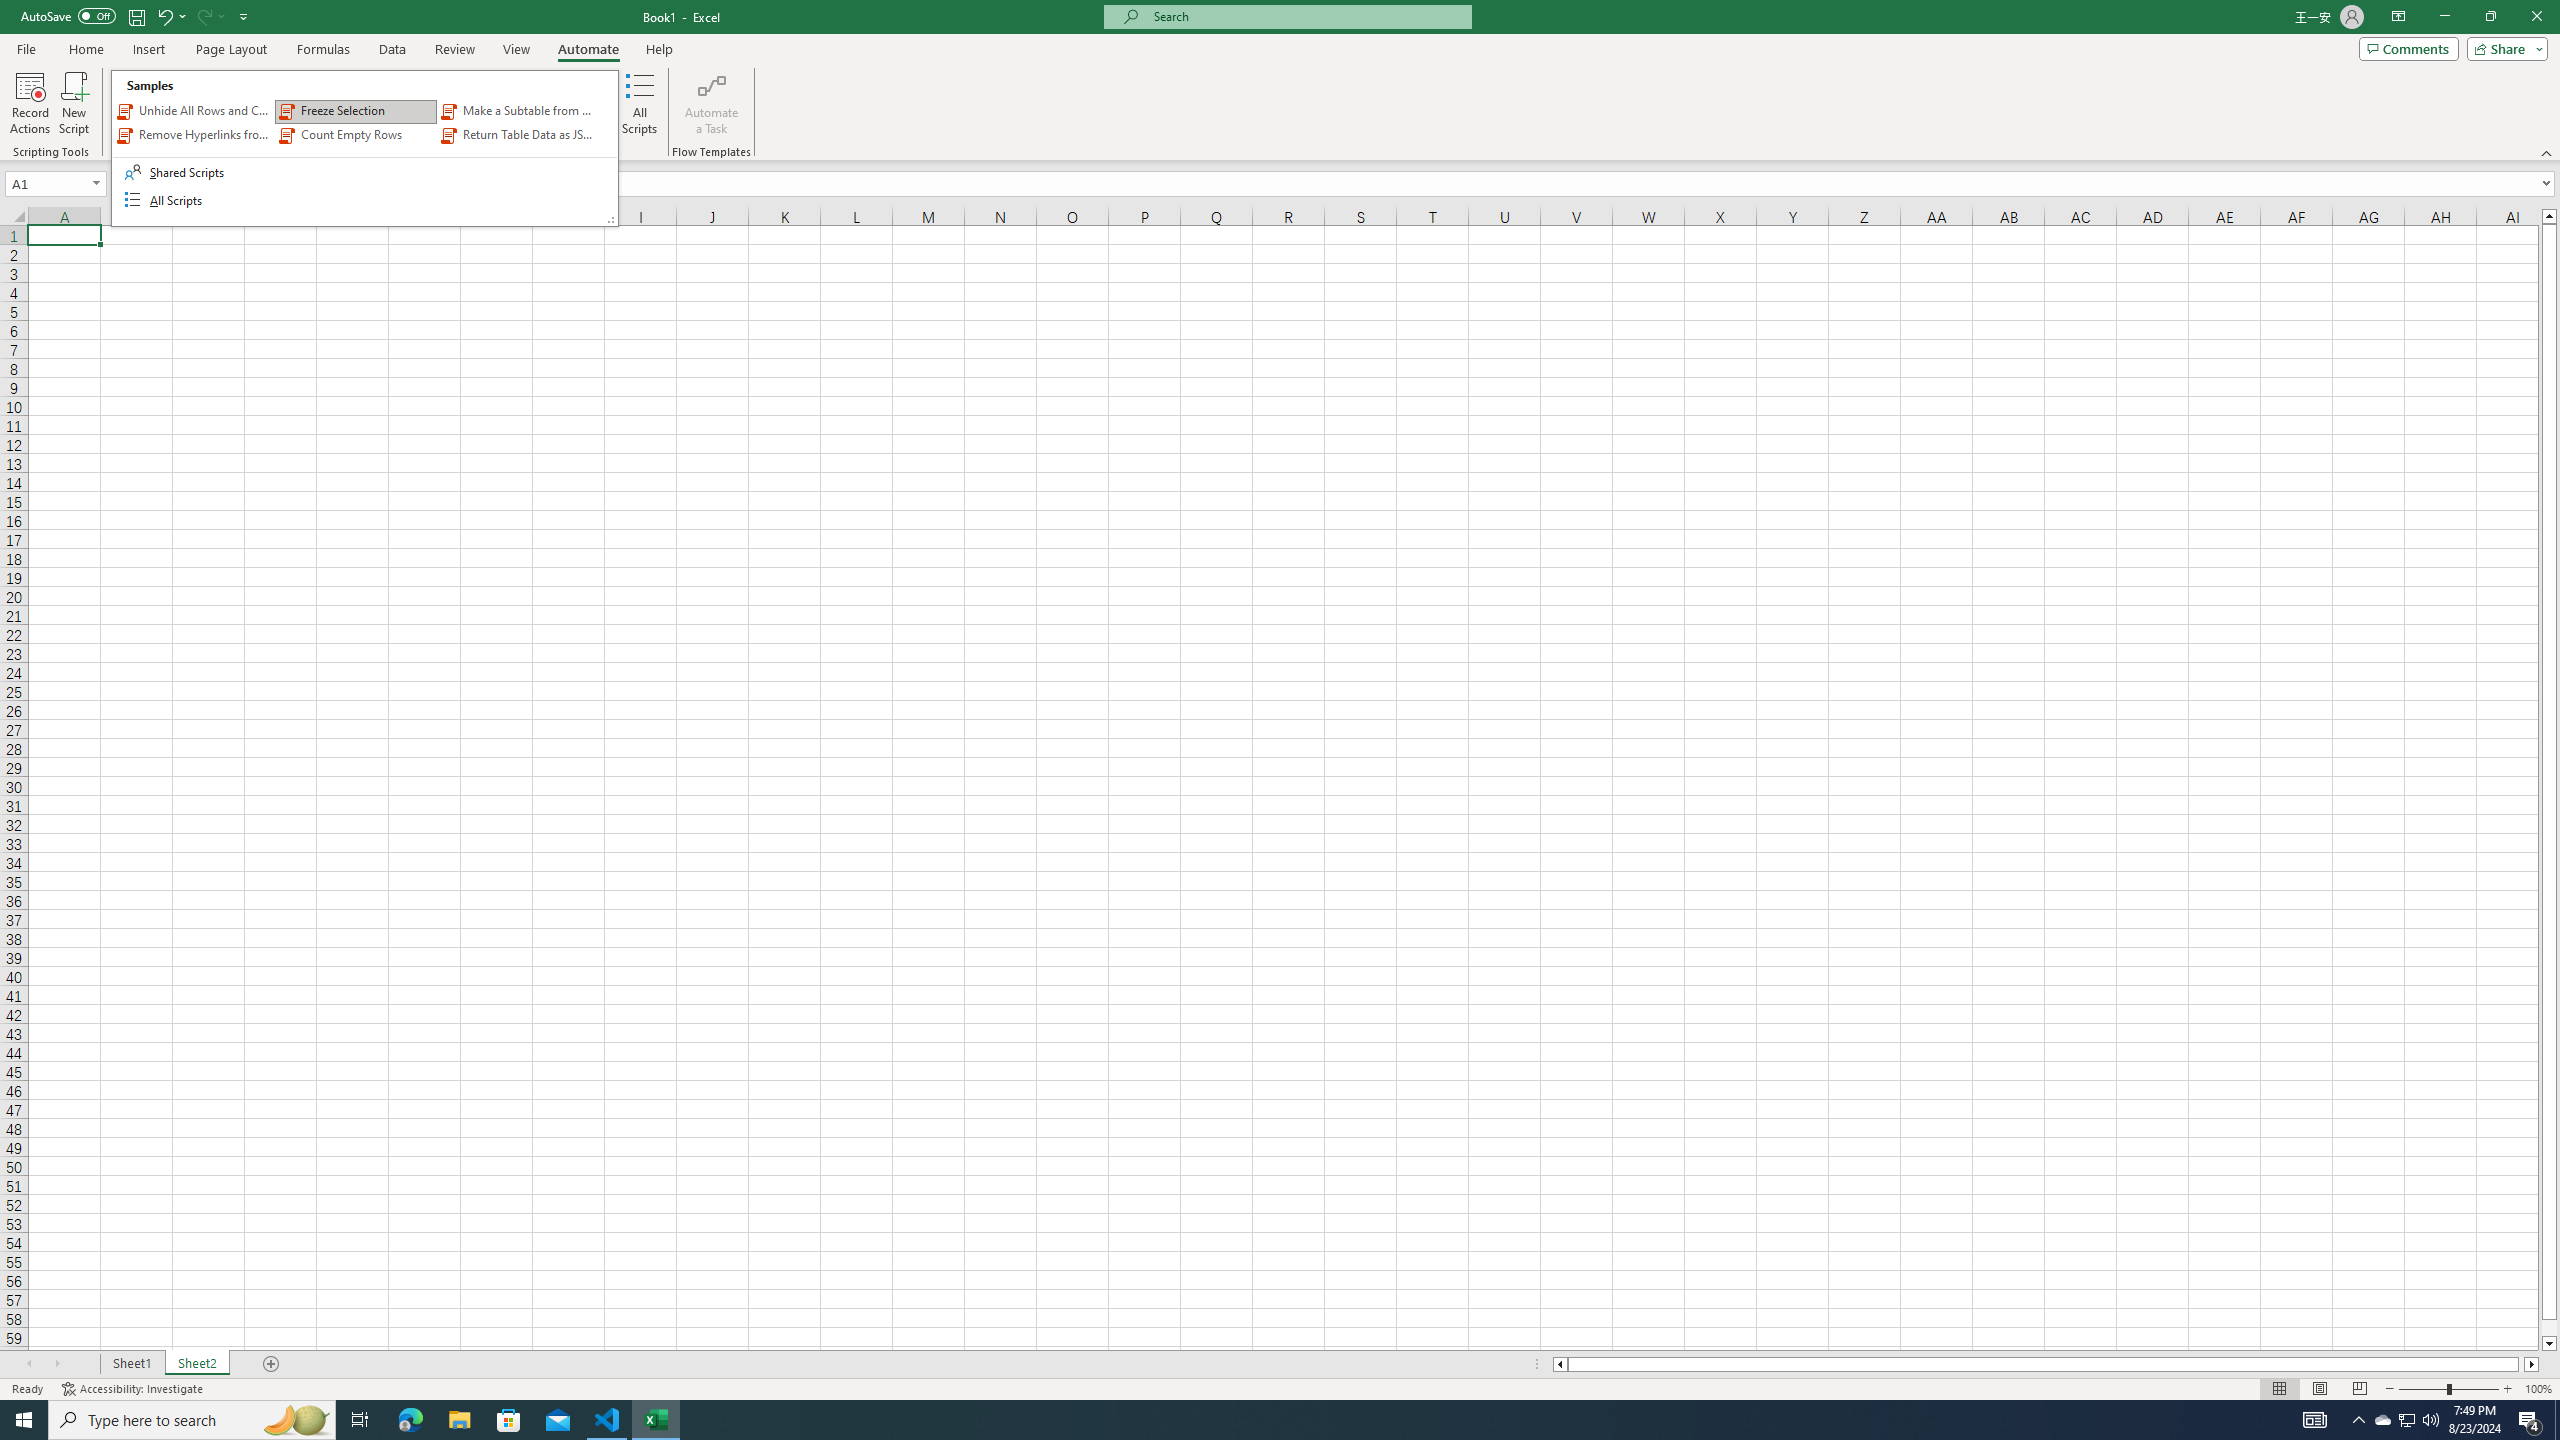  I want to click on 'Zoom In', so click(2507, 1389).